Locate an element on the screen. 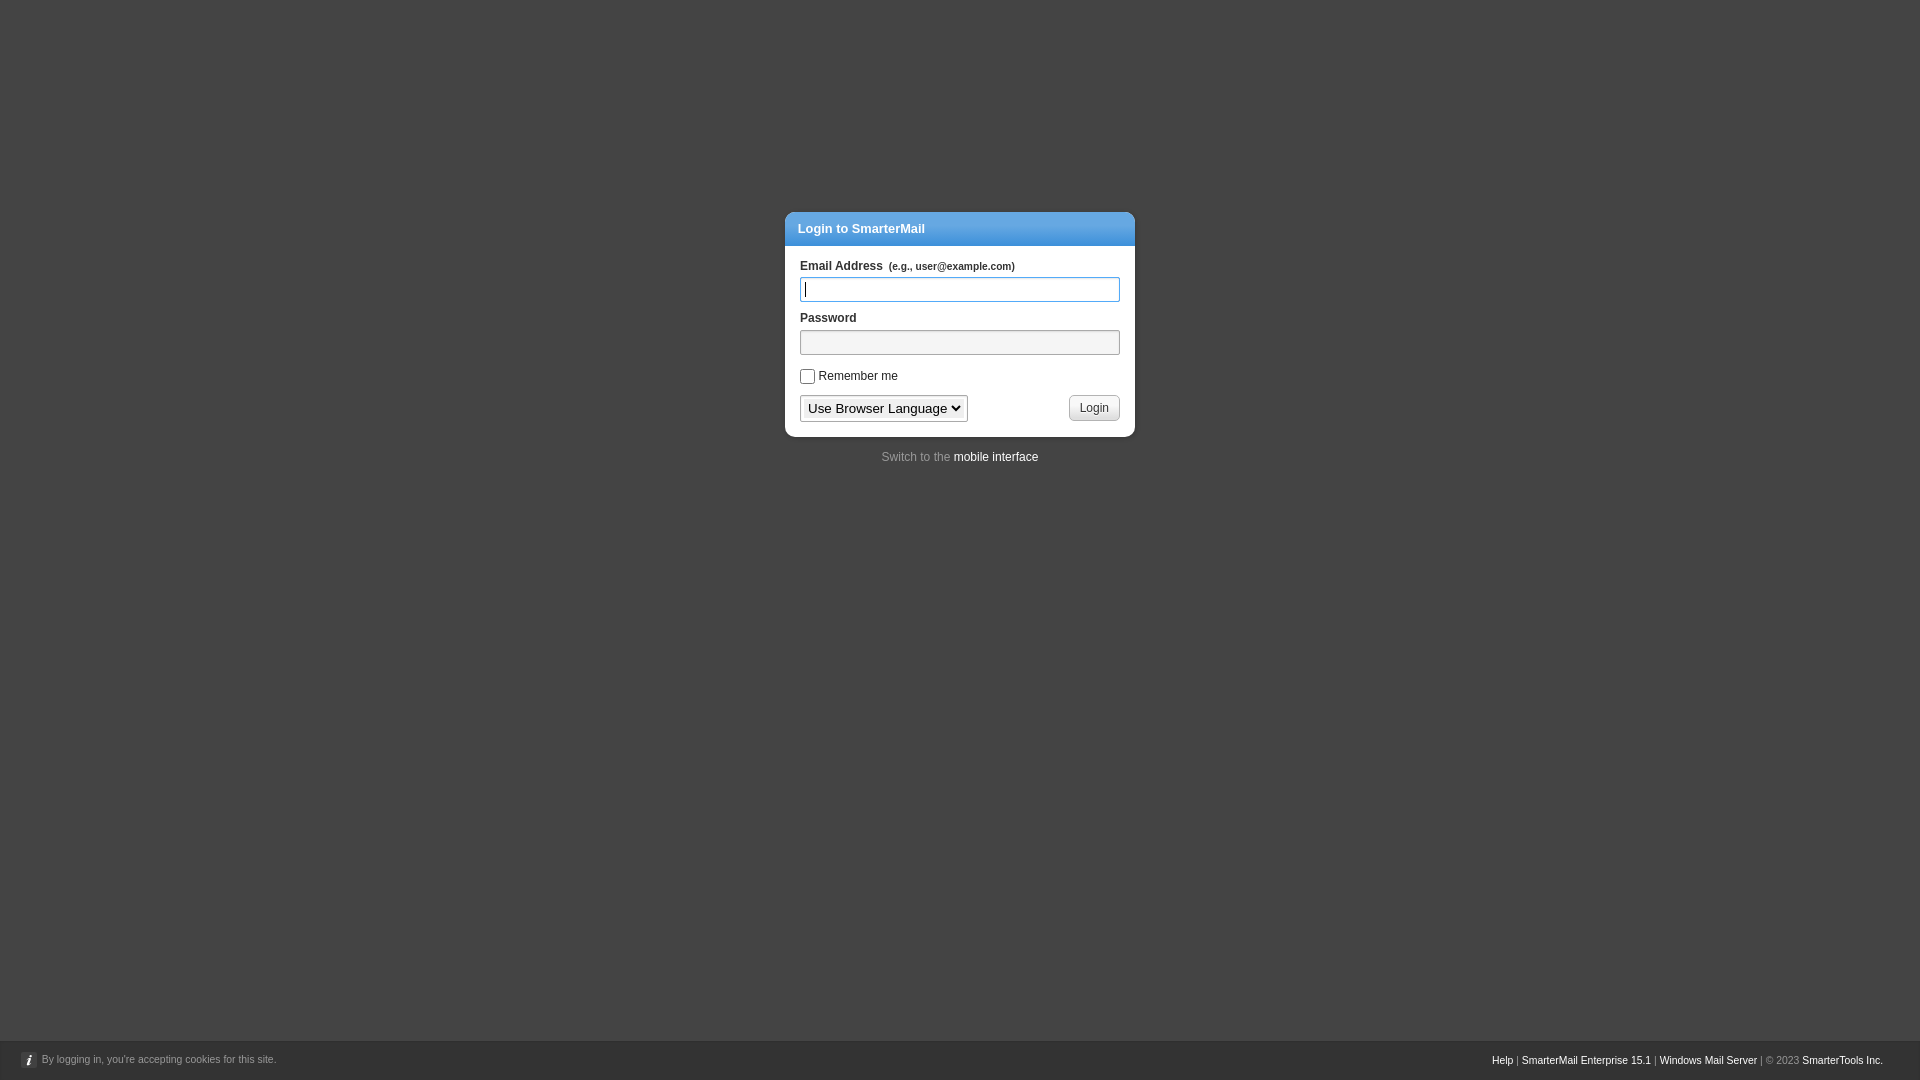 The image size is (1920, 1080). 'SmarterMail Enterprise 15.1' is located at coordinates (1585, 1059).